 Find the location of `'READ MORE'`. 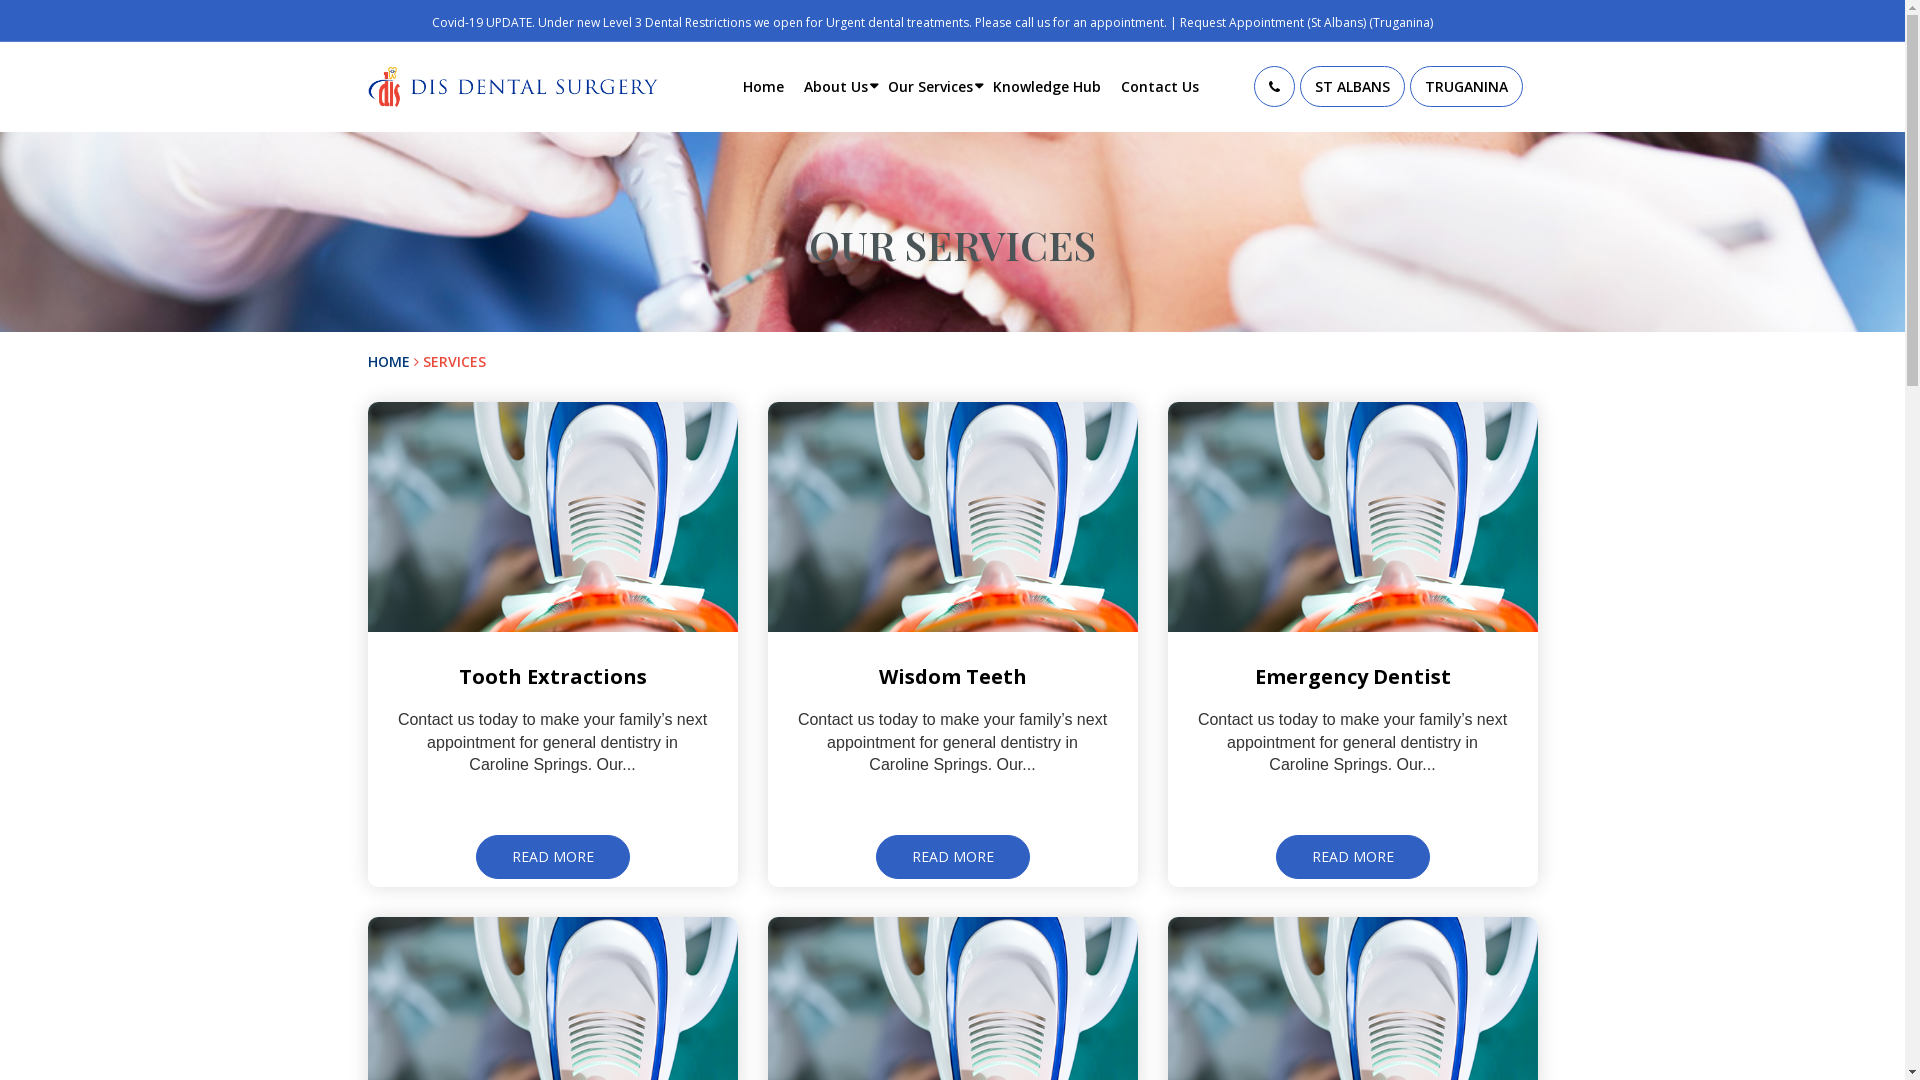

'READ MORE' is located at coordinates (1353, 855).